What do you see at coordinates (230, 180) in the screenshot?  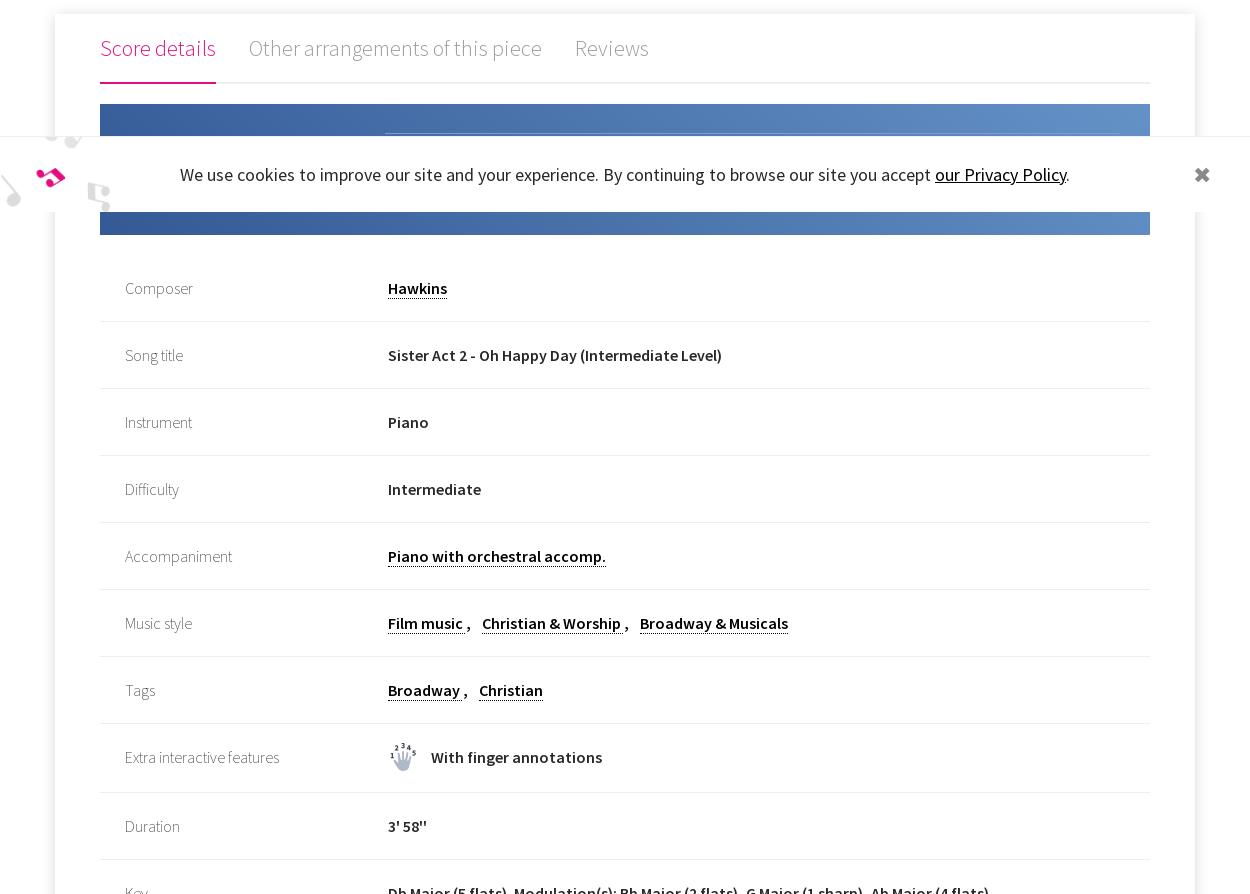 I see `'Get this score in a collection and take advantage of the discount!'` at bounding box center [230, 180].